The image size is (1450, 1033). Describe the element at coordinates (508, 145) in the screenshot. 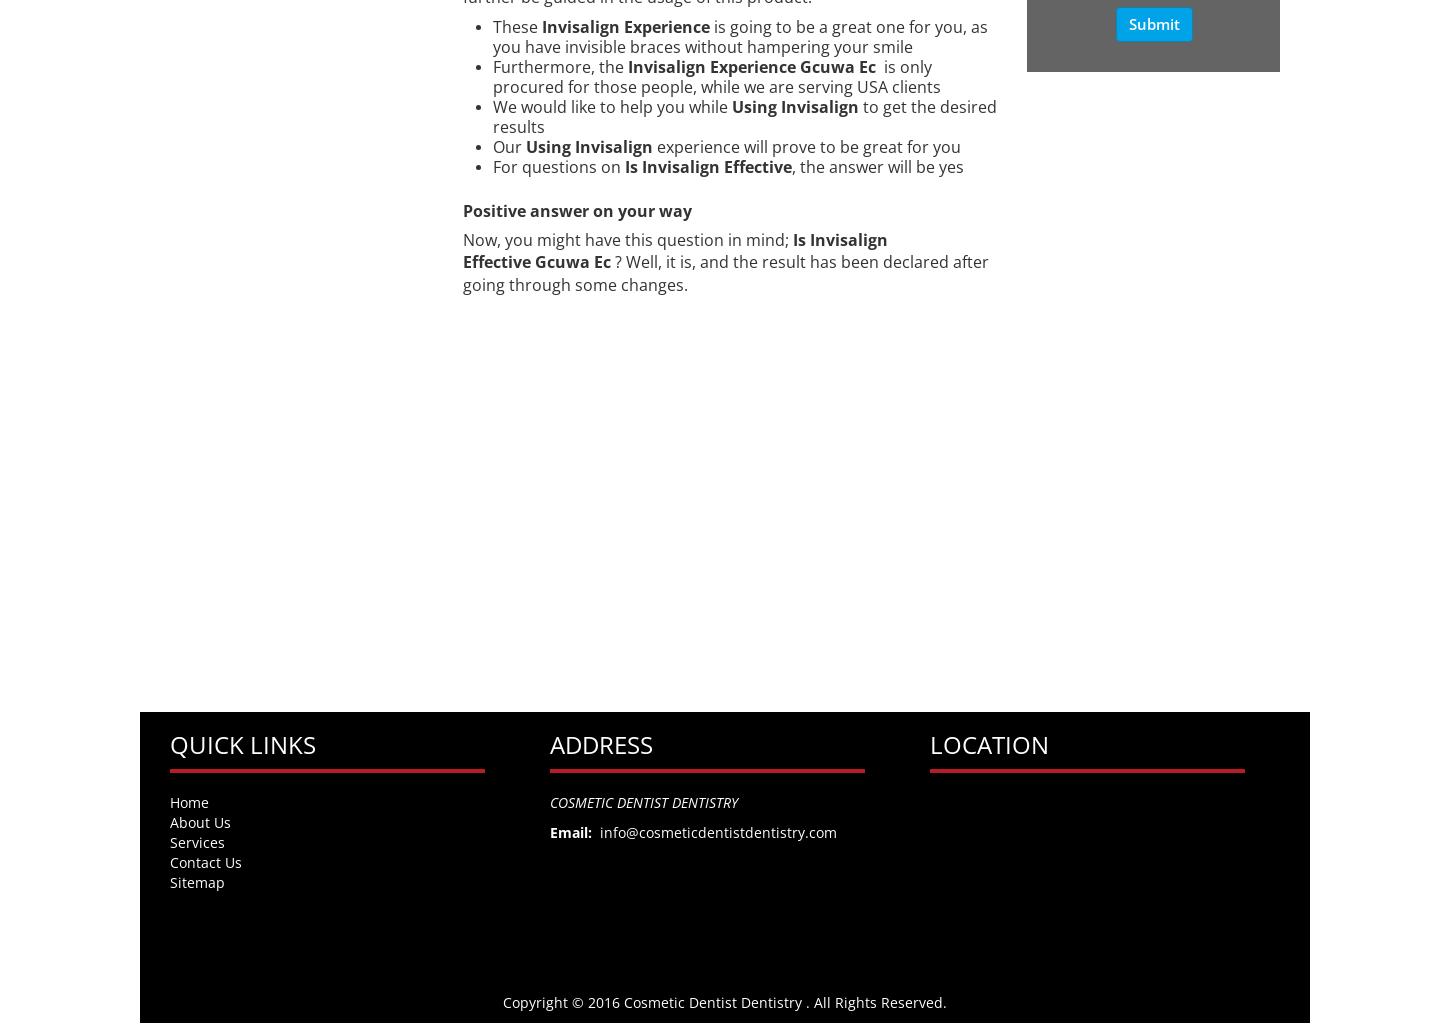

I see `'Our'` at that location.